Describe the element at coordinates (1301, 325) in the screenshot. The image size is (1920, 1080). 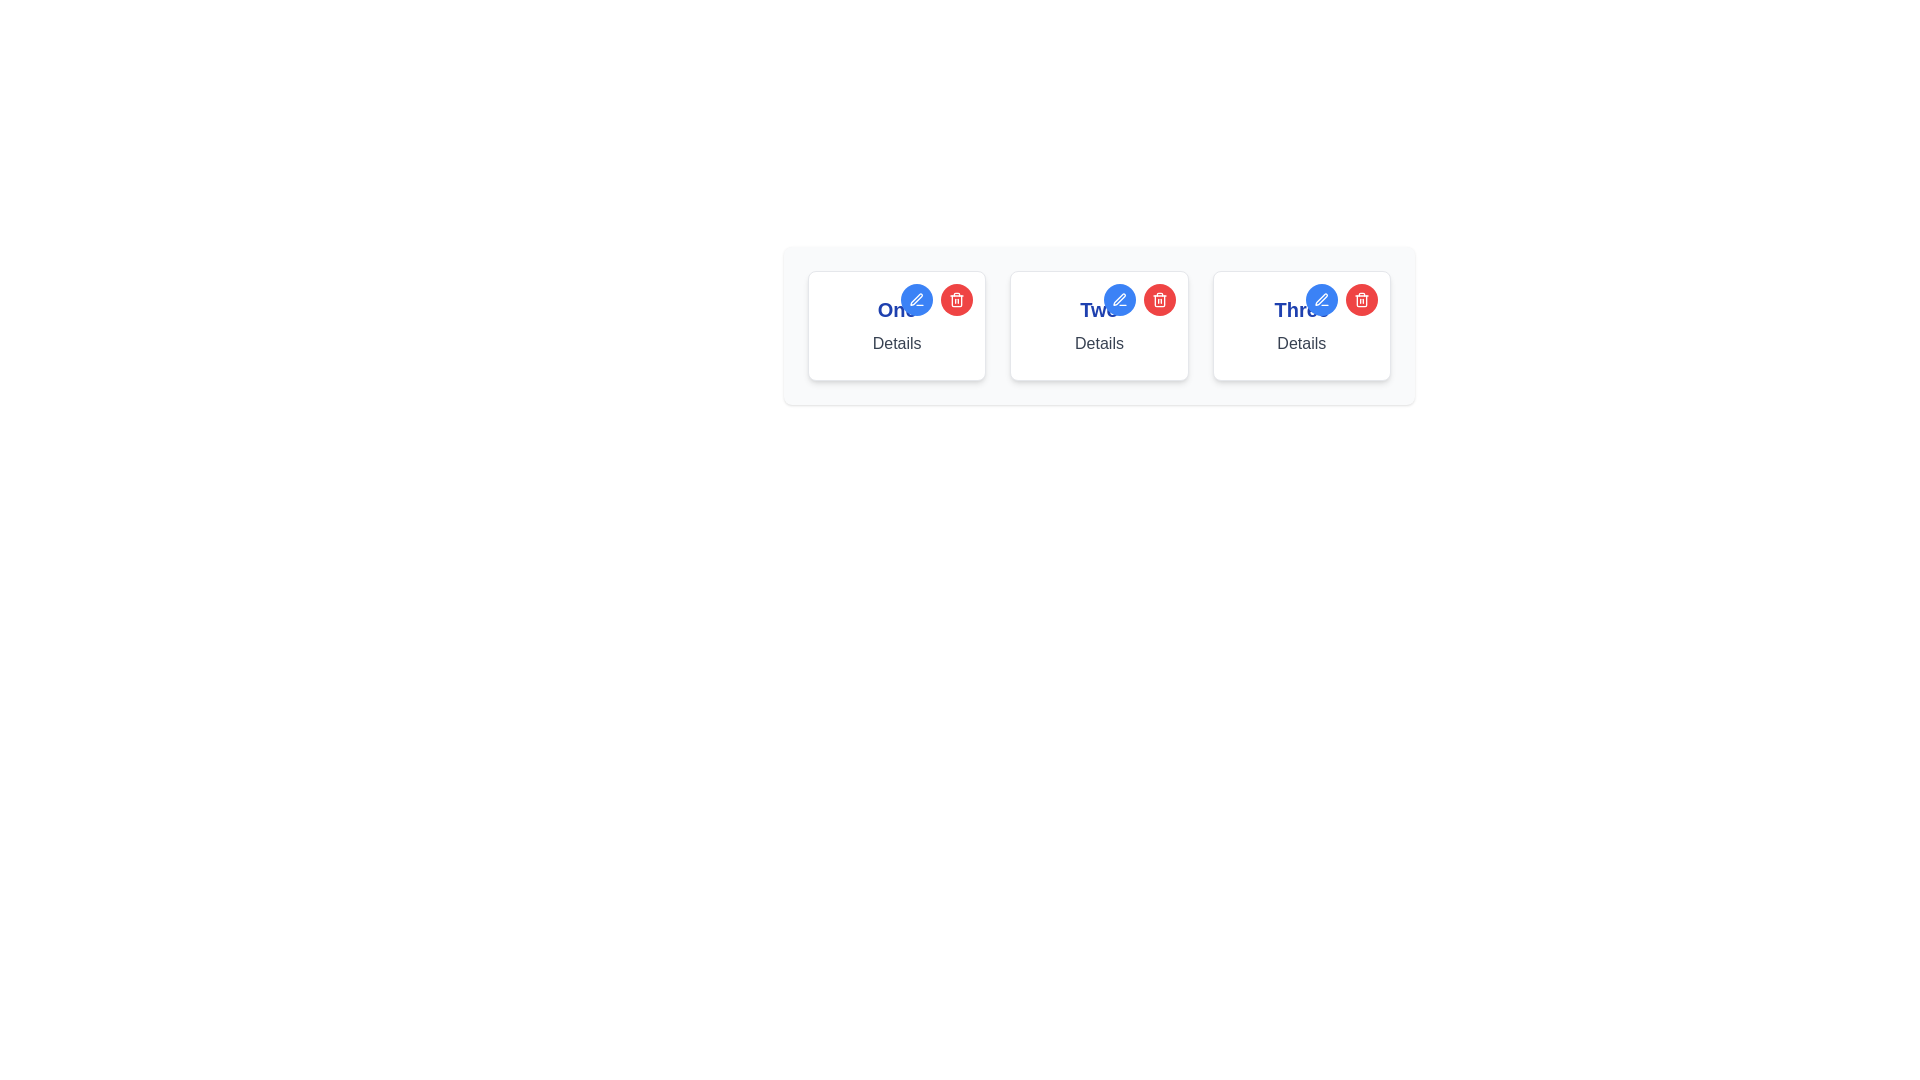
I see `the blue pencil icon on the card titled 'Three', which is the third card in a horizontally arranged set of three cards` at that location.